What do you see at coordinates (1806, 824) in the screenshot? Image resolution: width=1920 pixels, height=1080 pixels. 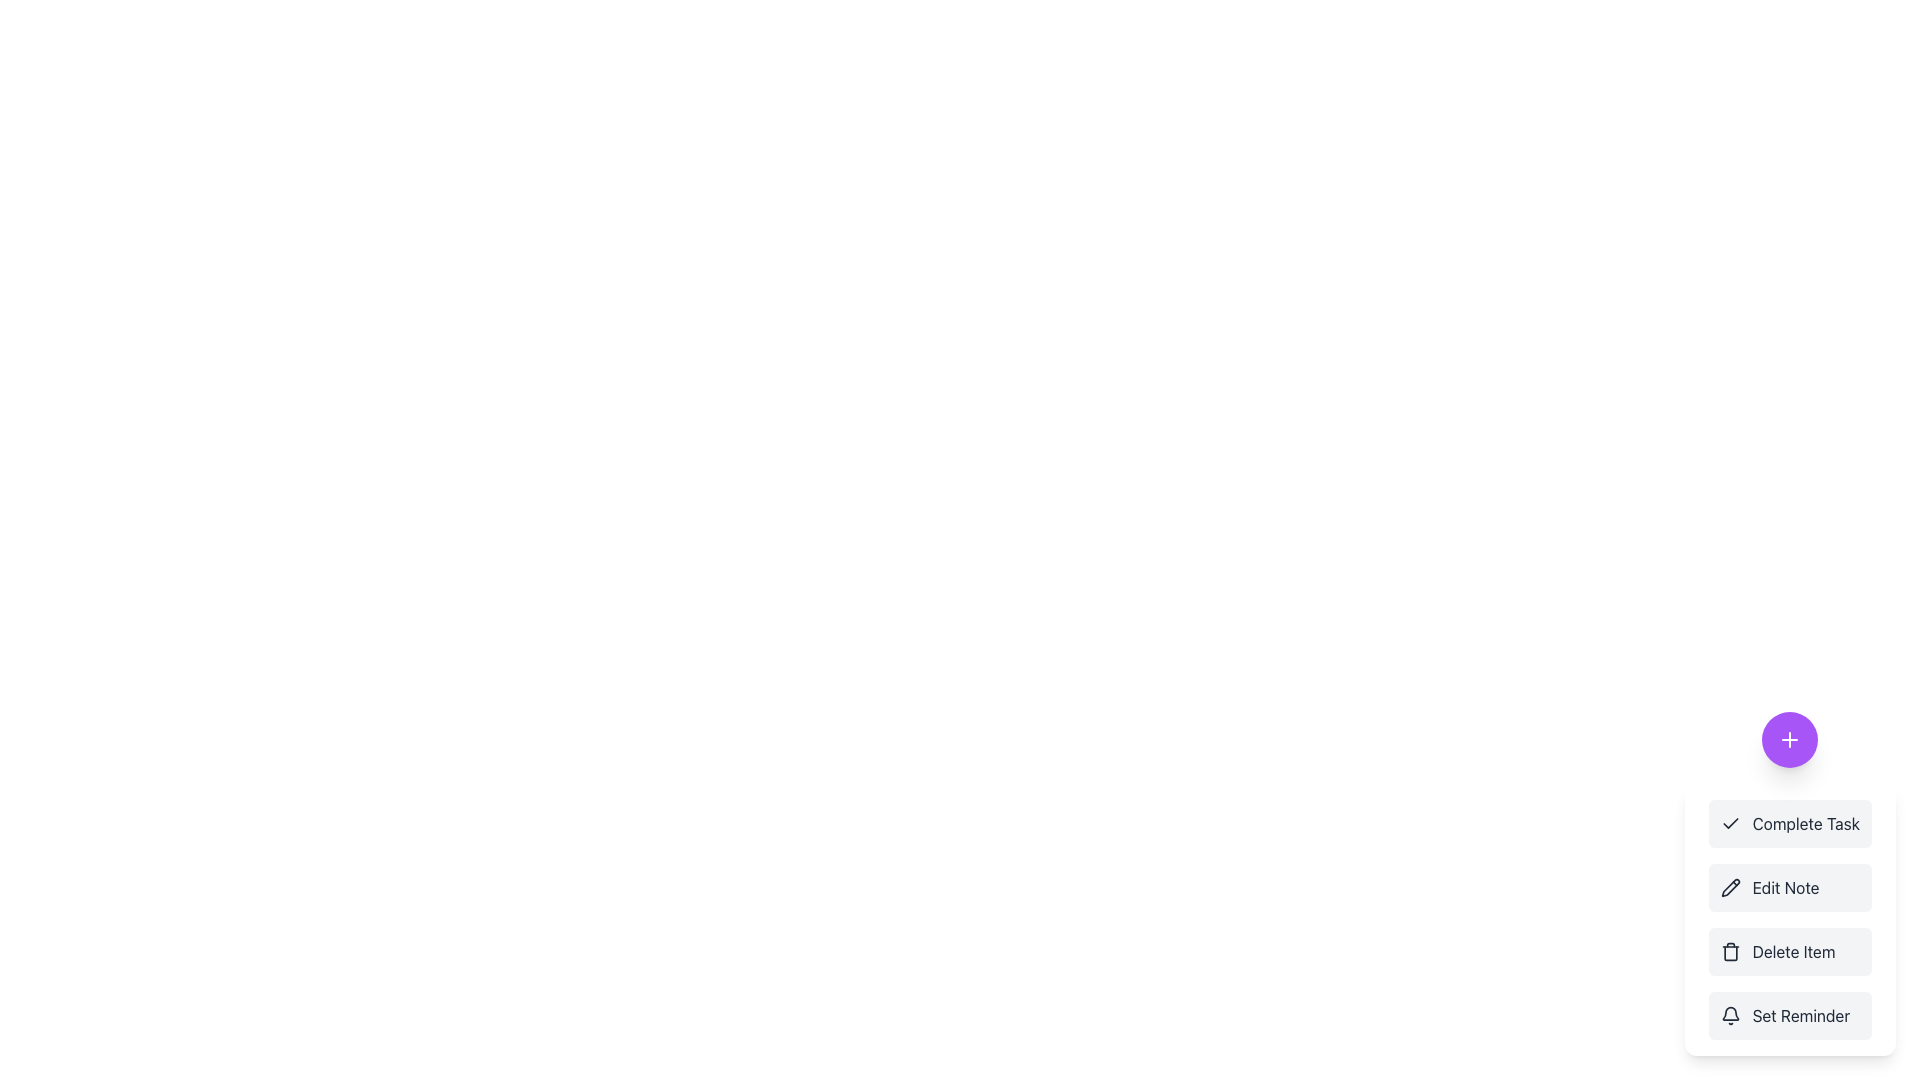 I see `the 'Complete Task' option label, which is the first item in the vertical options menu located at the bottom-right corner of the interface` at bounding box center [1806, 824].